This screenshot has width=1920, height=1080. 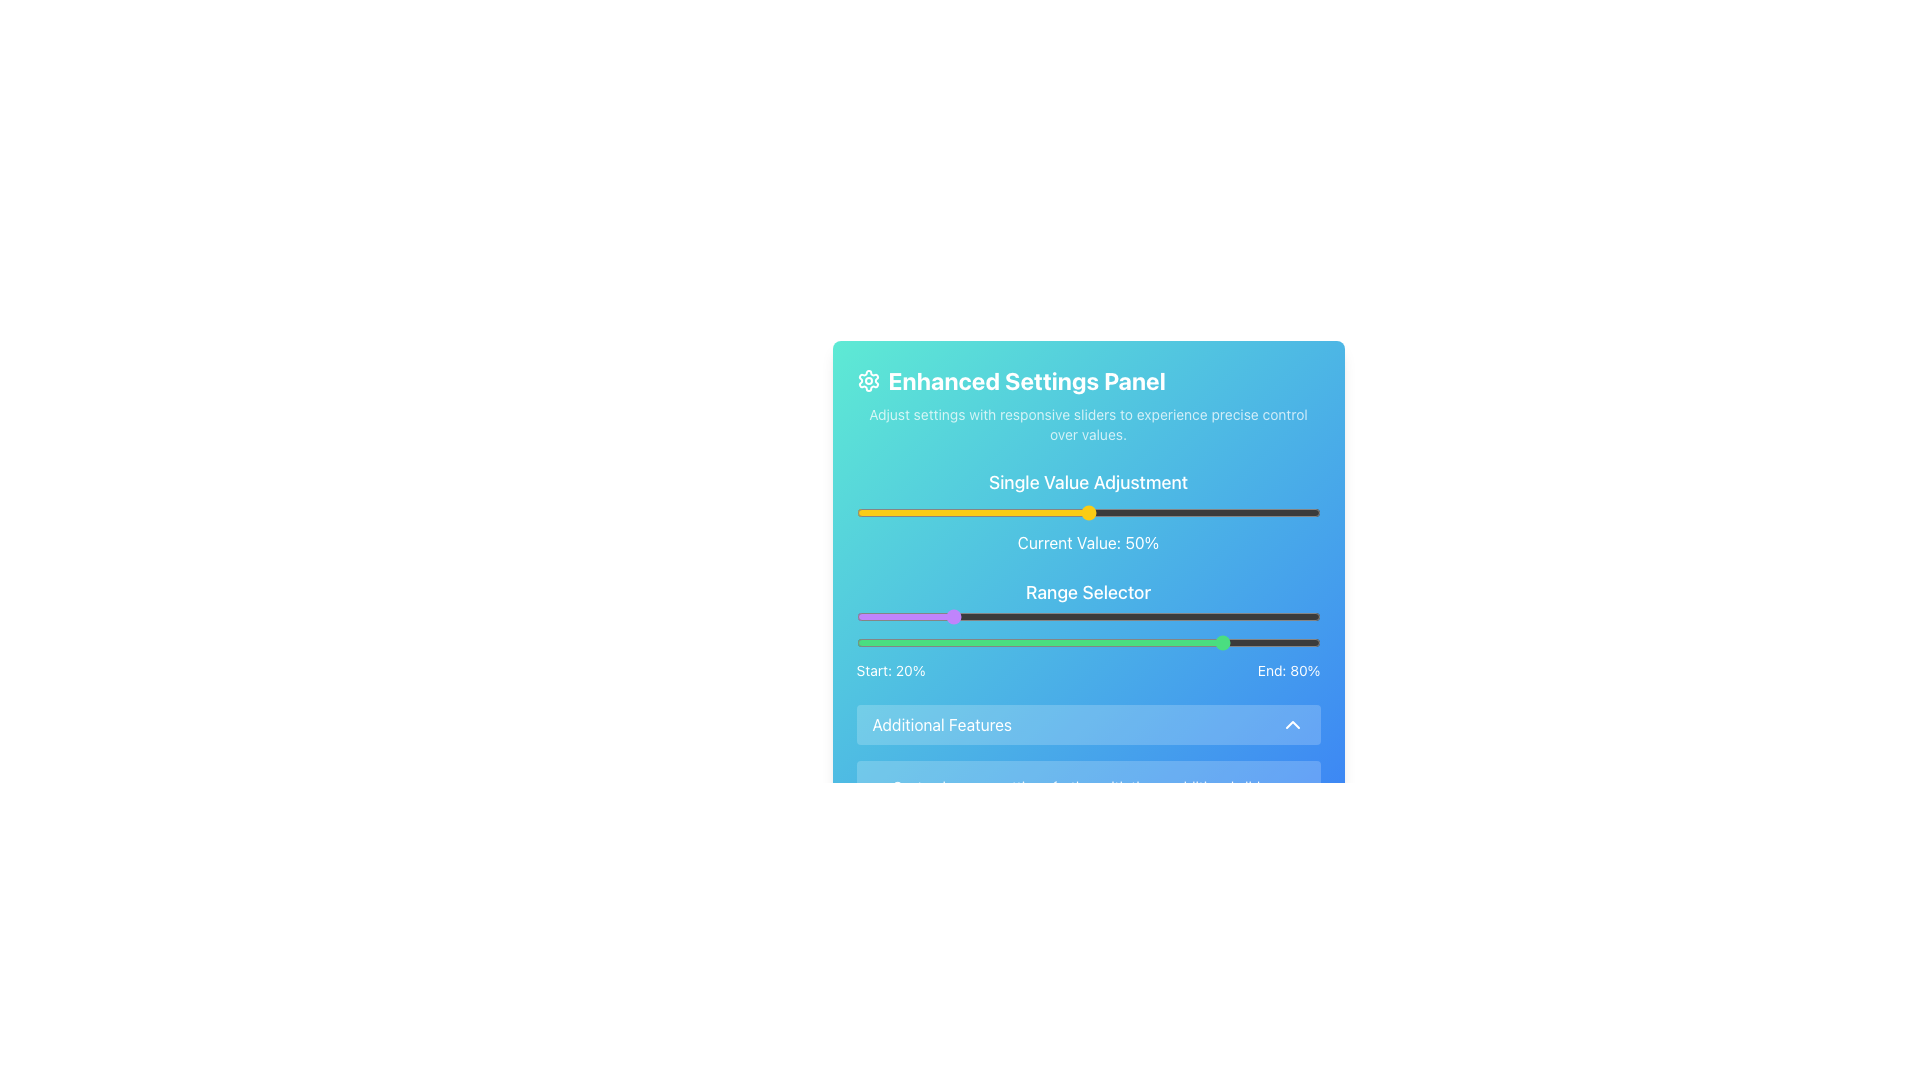 I want to click on the slider, so click(x=1096, y=643).